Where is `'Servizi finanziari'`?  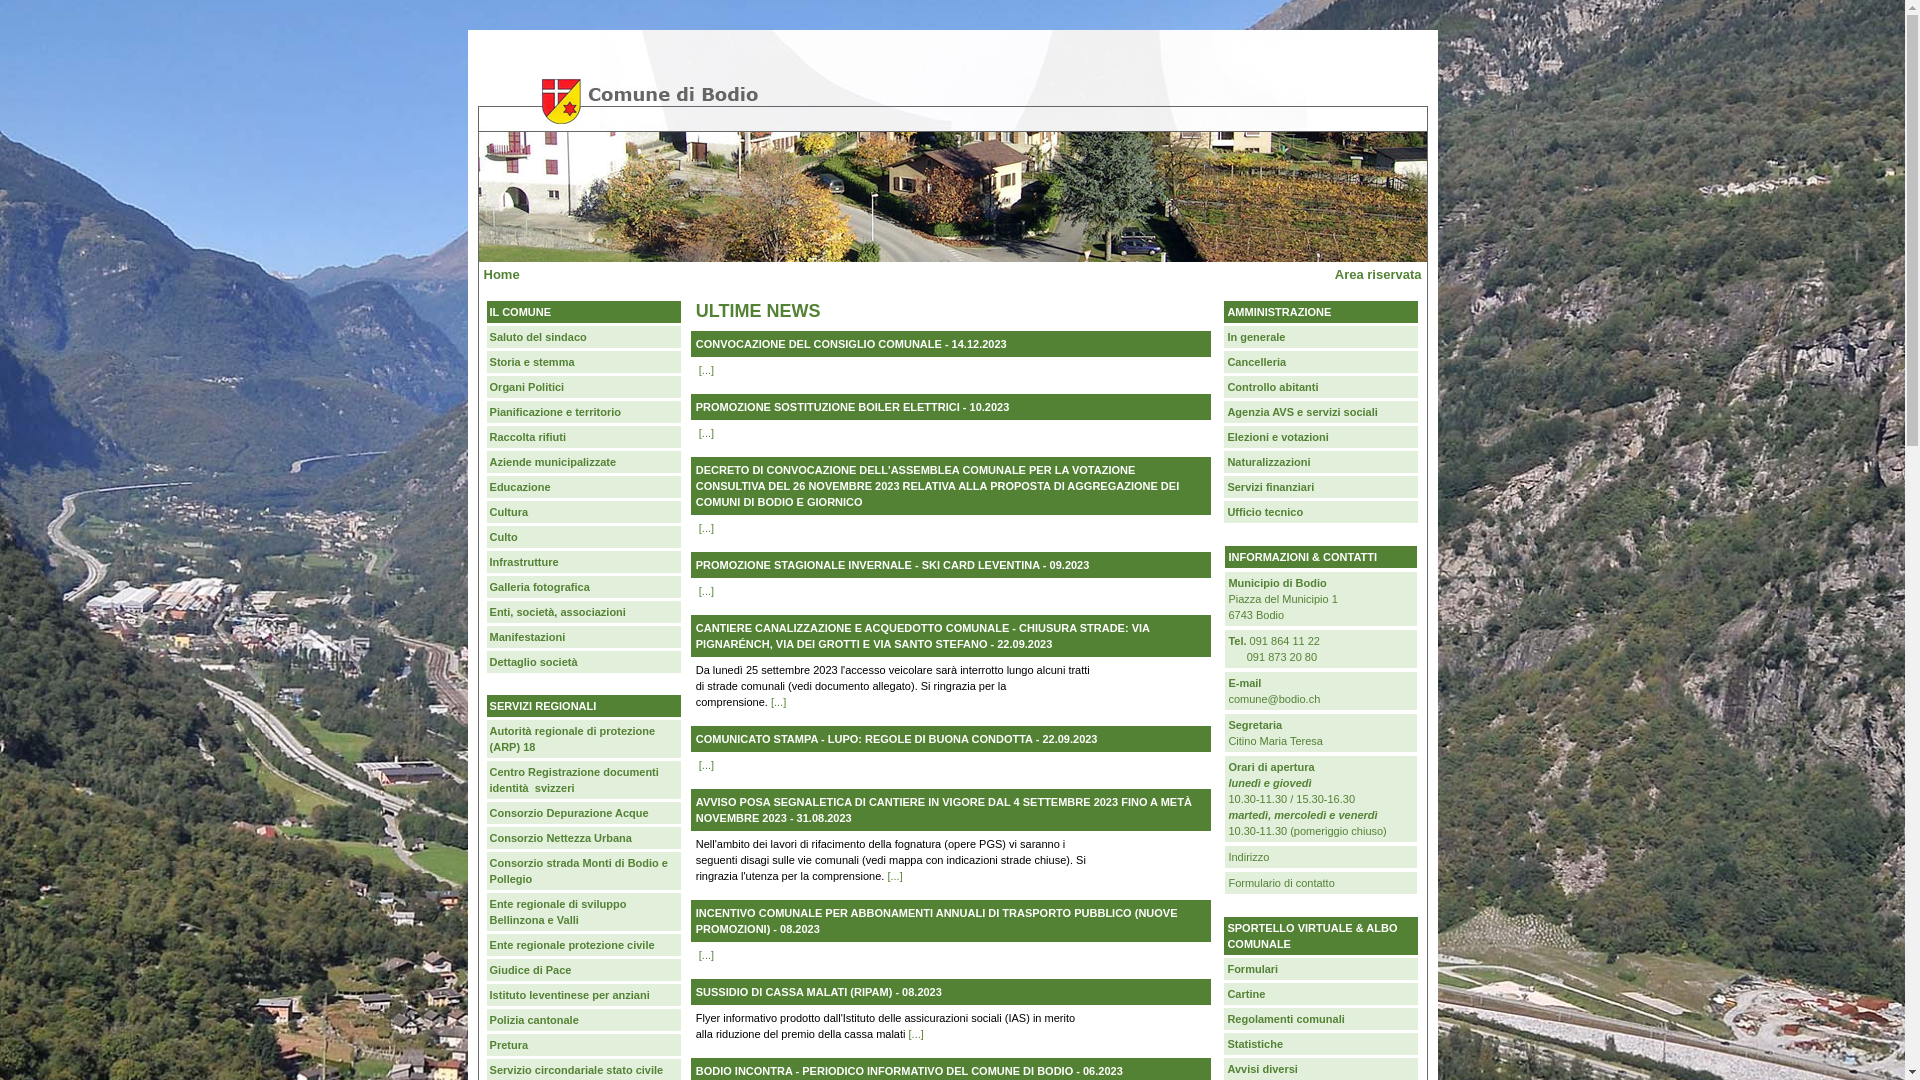 'Servizi finanziari' is located at coordinates (1223, 486).